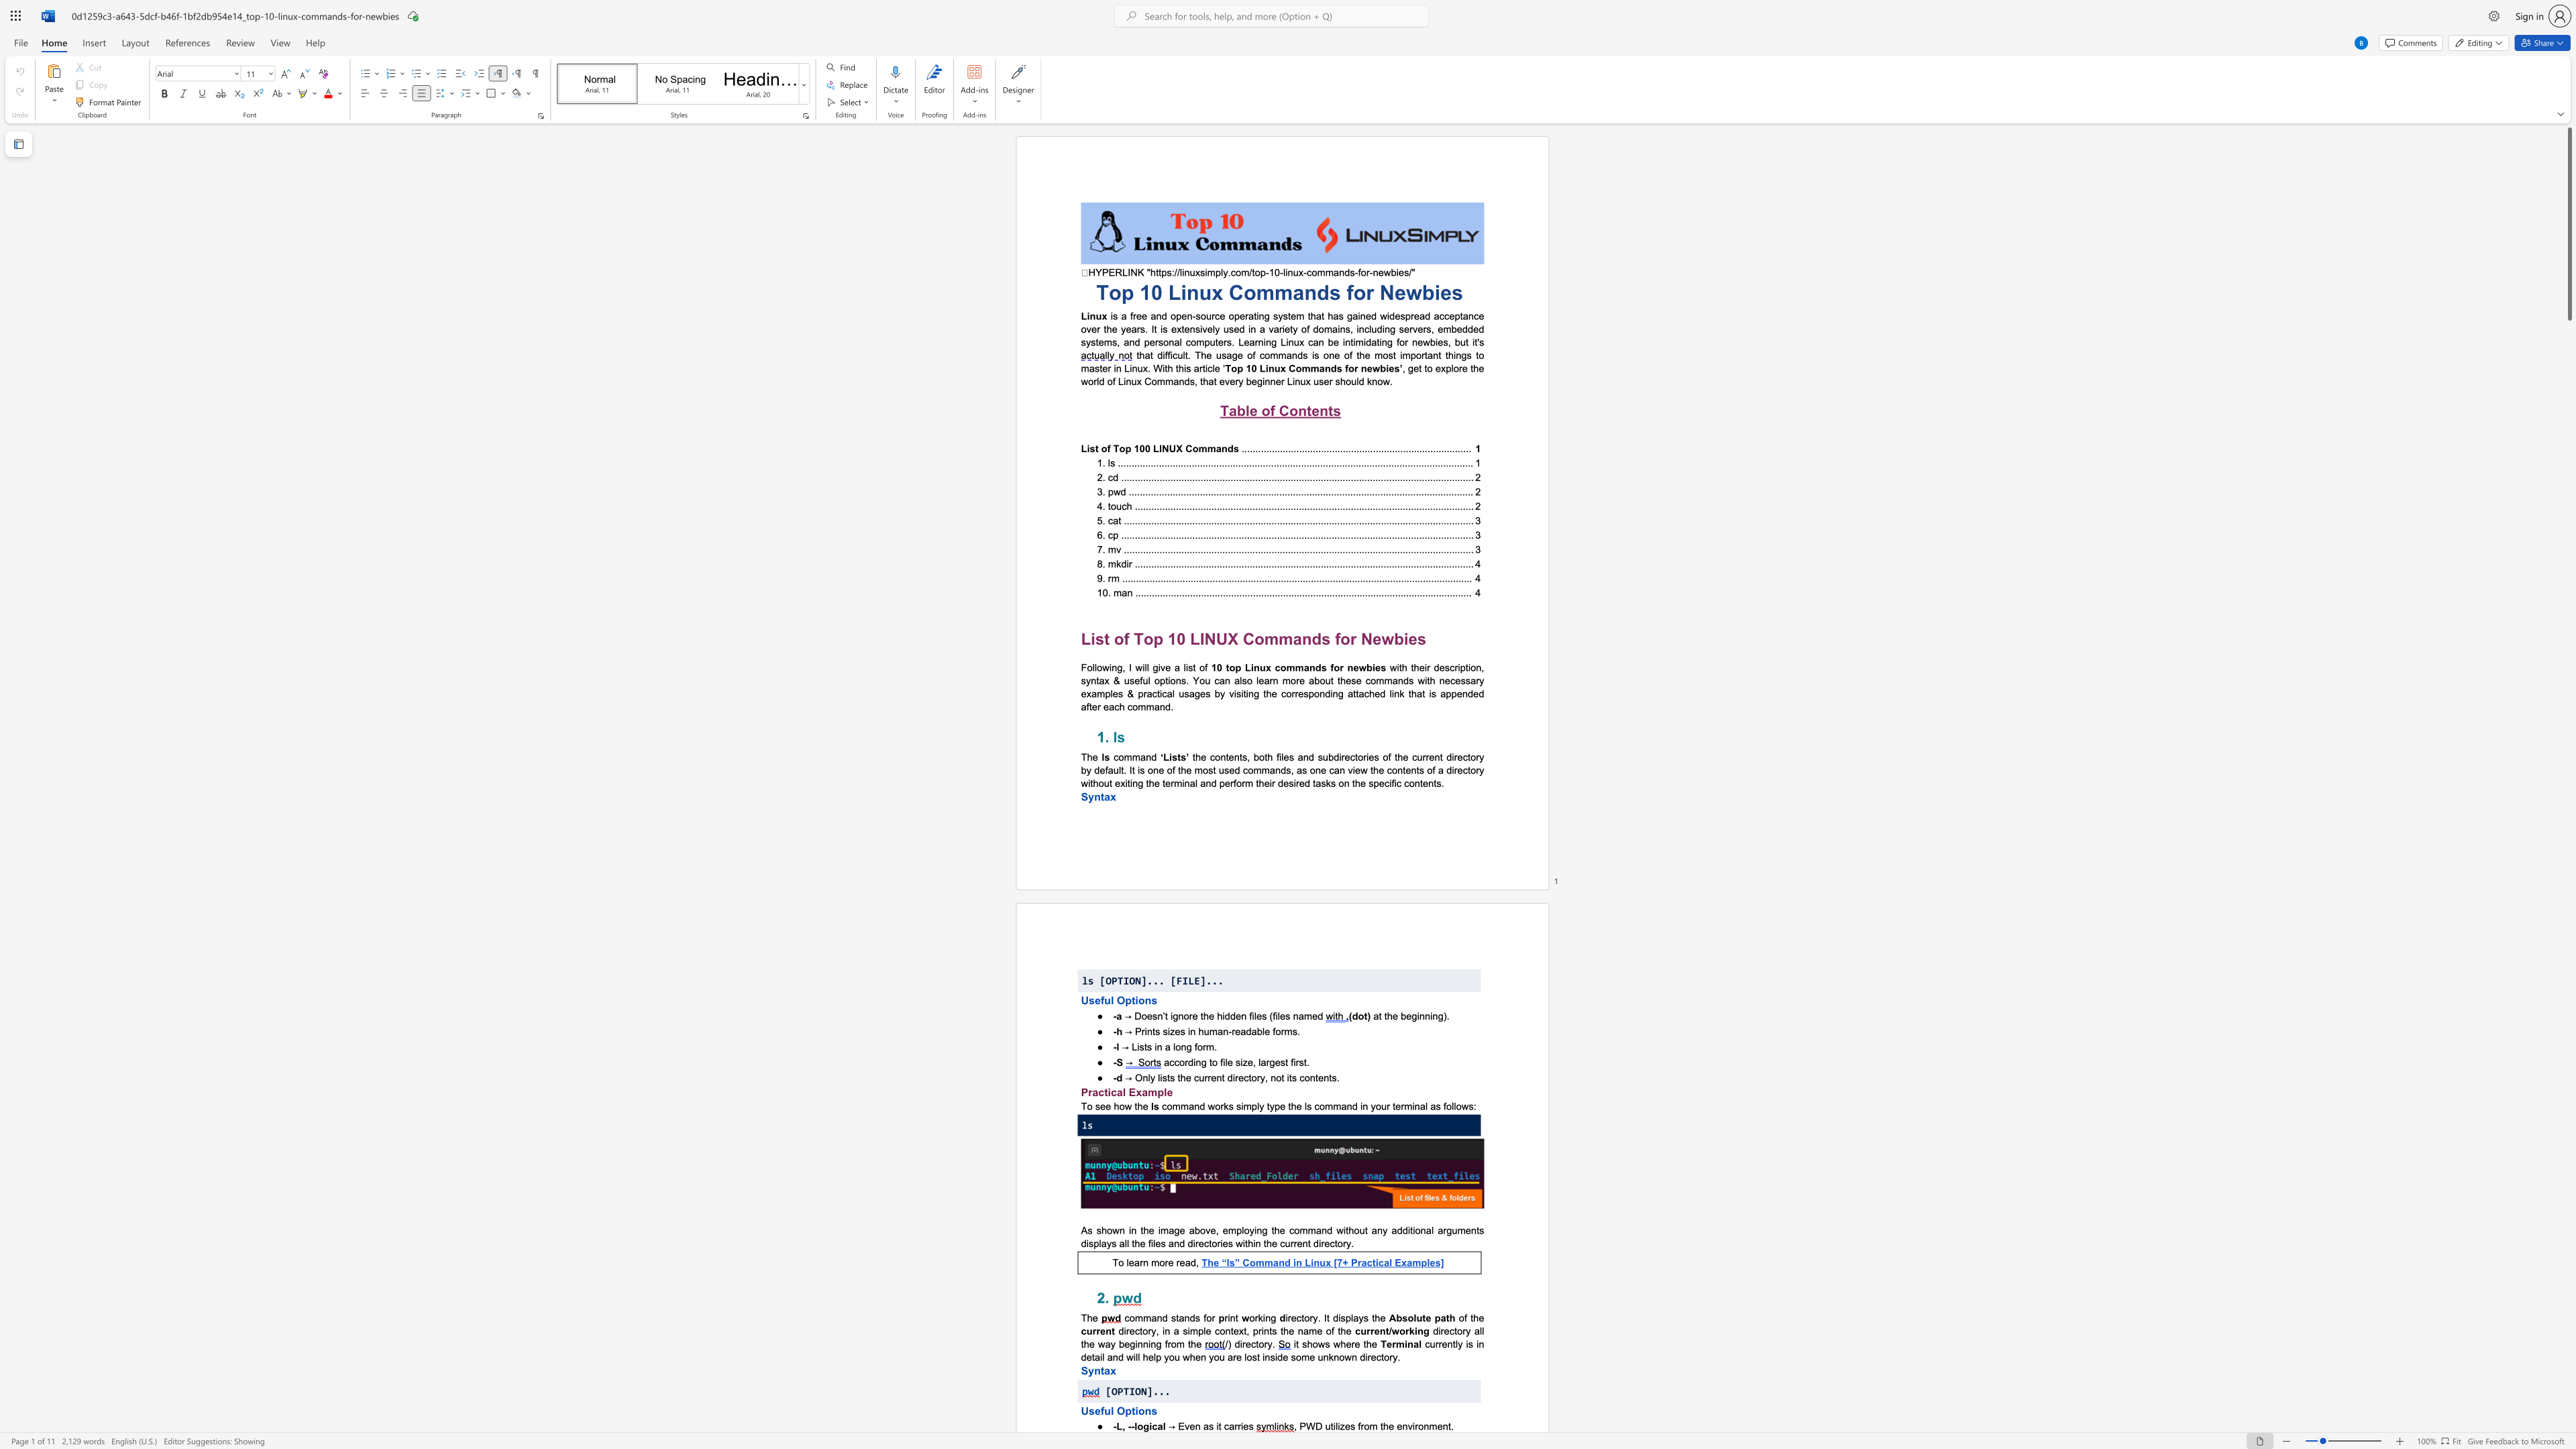 The height and width of the screenshot is (1449, 2576). Describe the element at coordinates (1128, 1091) in the screenshot. I see `the subset text "Examp" within the text "Practical Example"` at that location.